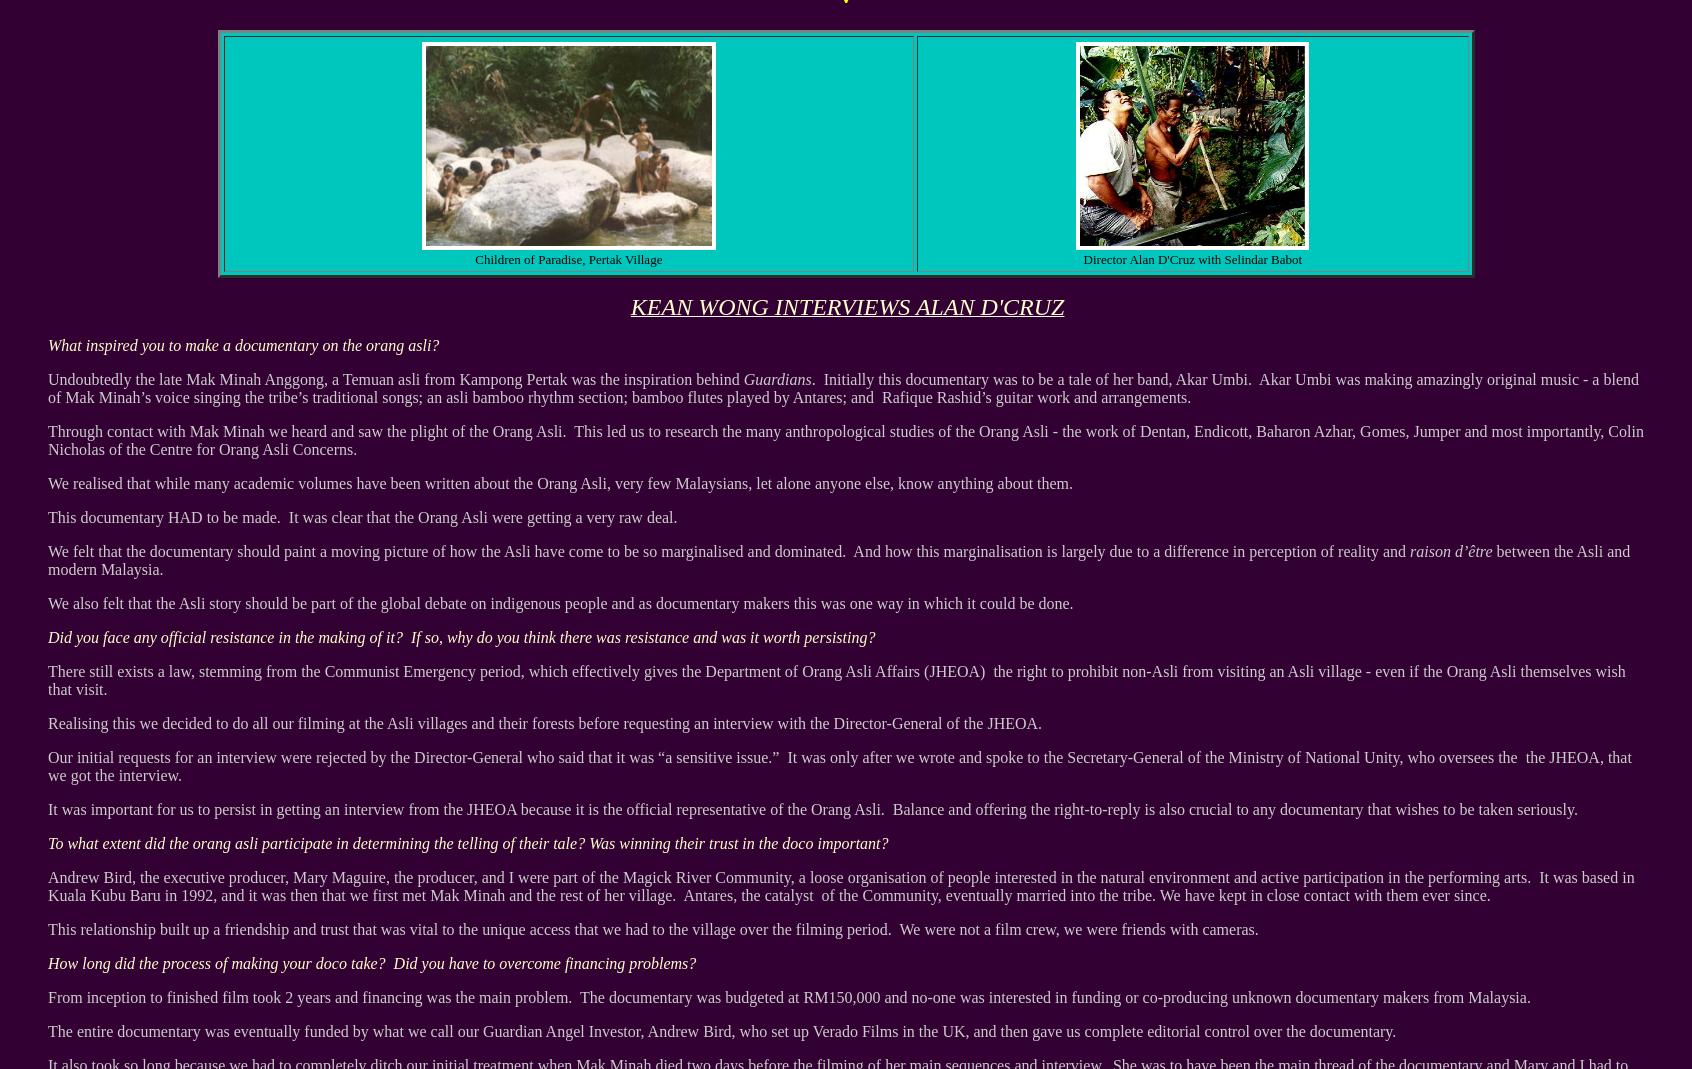 The width and height of the screenshot is (1692, 1069). What do you see at coordinates (836, 679) in the screenshot?
I see `'There still exists a law, stemming from the Communist
Emergency period, which effectively gives the Department of Orang Asli
Affairs (JHEOA)  the right to prohibit non-Asli from visiting an Asli
village - even if the Orang Asli themselves wish that visit.'` at bounding box center [836, 679].